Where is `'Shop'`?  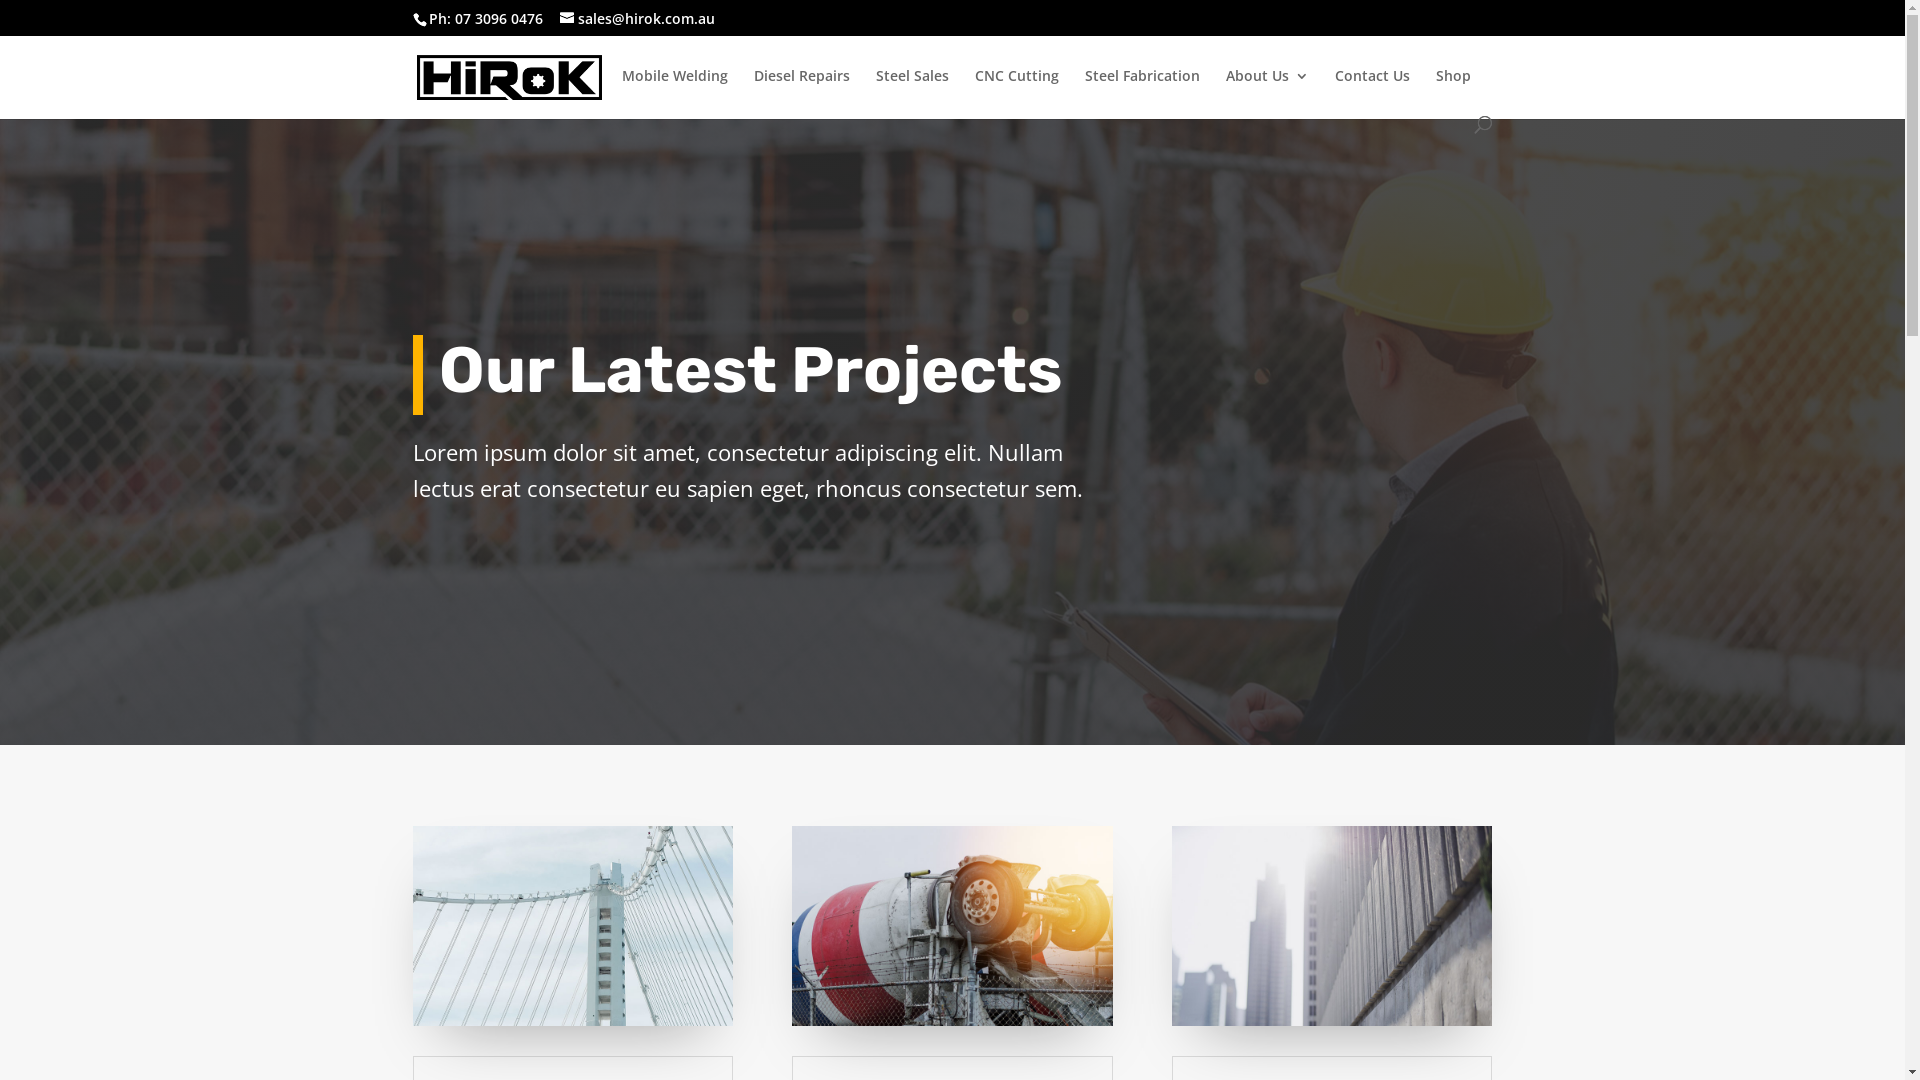
'Shop' is located at coordinates (1453, 92).